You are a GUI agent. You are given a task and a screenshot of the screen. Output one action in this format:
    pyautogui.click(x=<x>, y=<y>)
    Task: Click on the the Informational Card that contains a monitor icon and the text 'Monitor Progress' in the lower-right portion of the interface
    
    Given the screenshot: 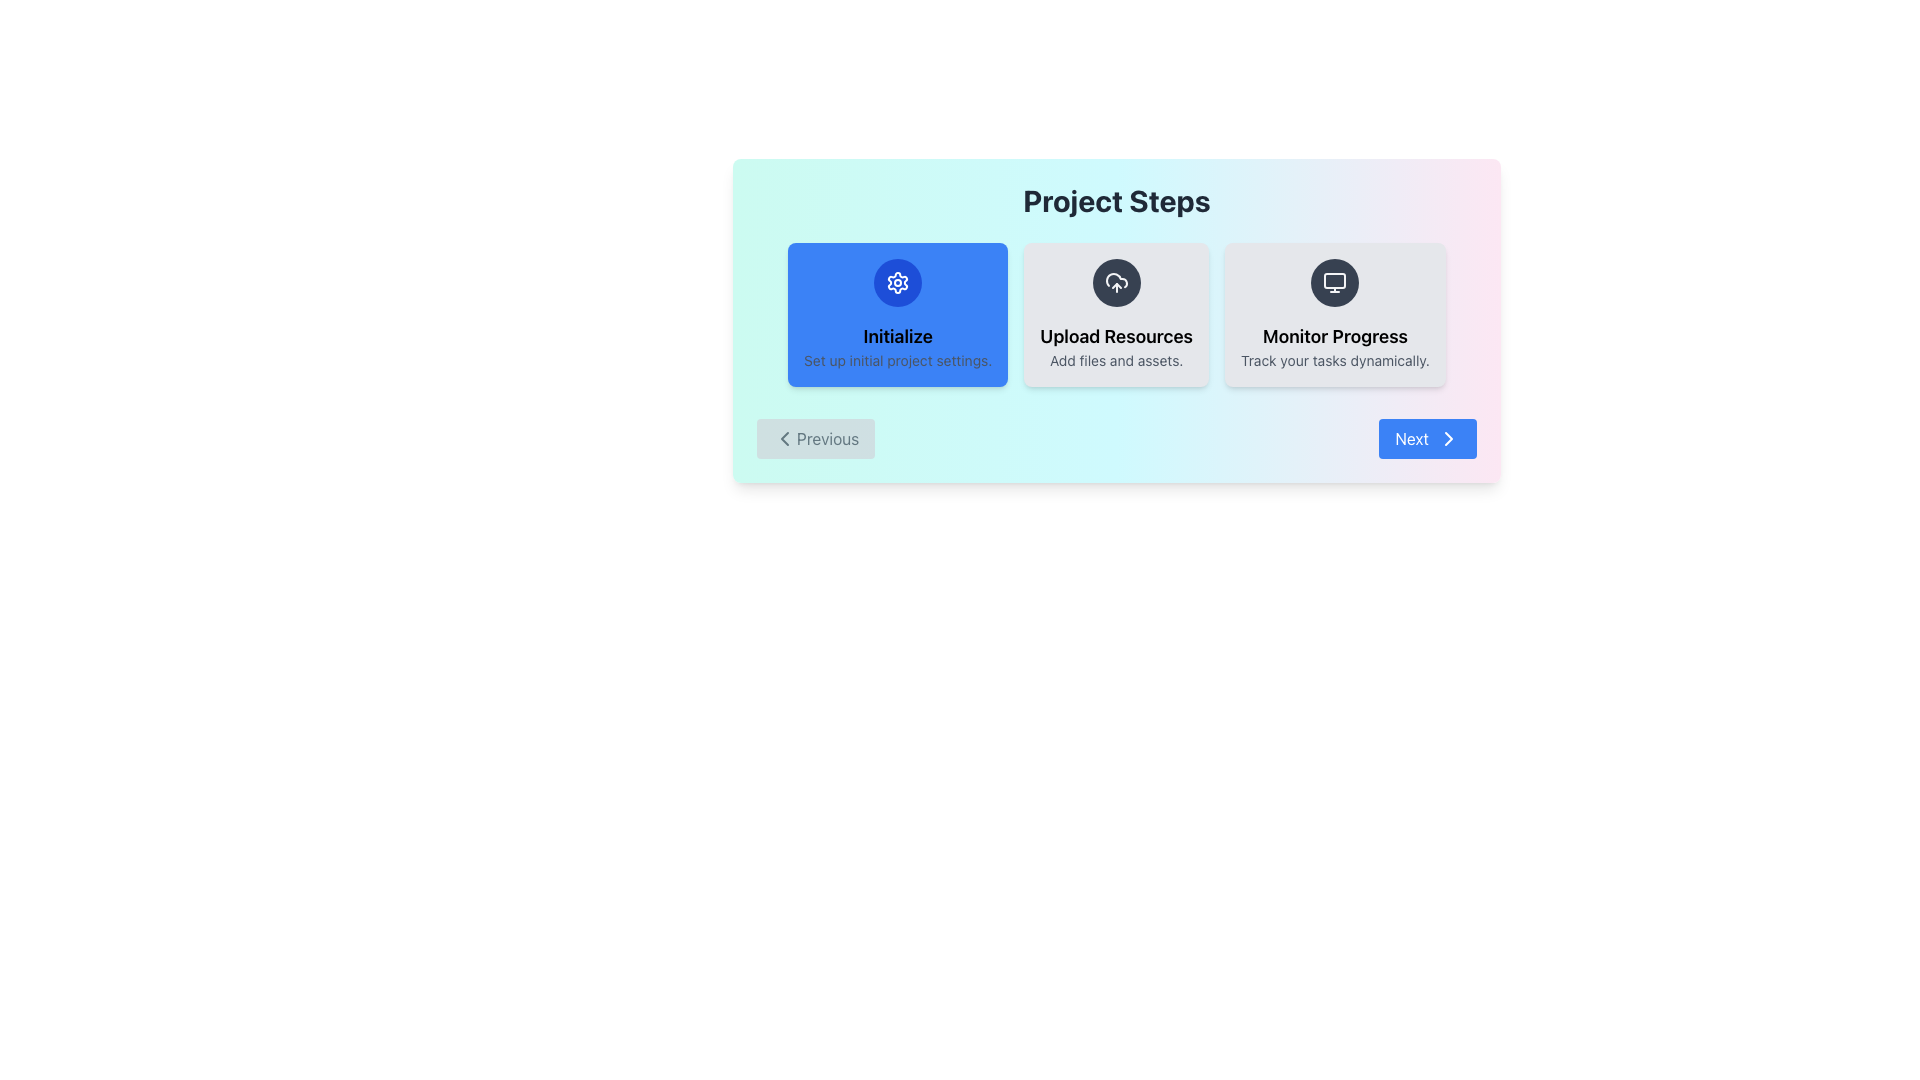 What is the action you would take?
    pyautogui.click(x=1335, y=315)
    